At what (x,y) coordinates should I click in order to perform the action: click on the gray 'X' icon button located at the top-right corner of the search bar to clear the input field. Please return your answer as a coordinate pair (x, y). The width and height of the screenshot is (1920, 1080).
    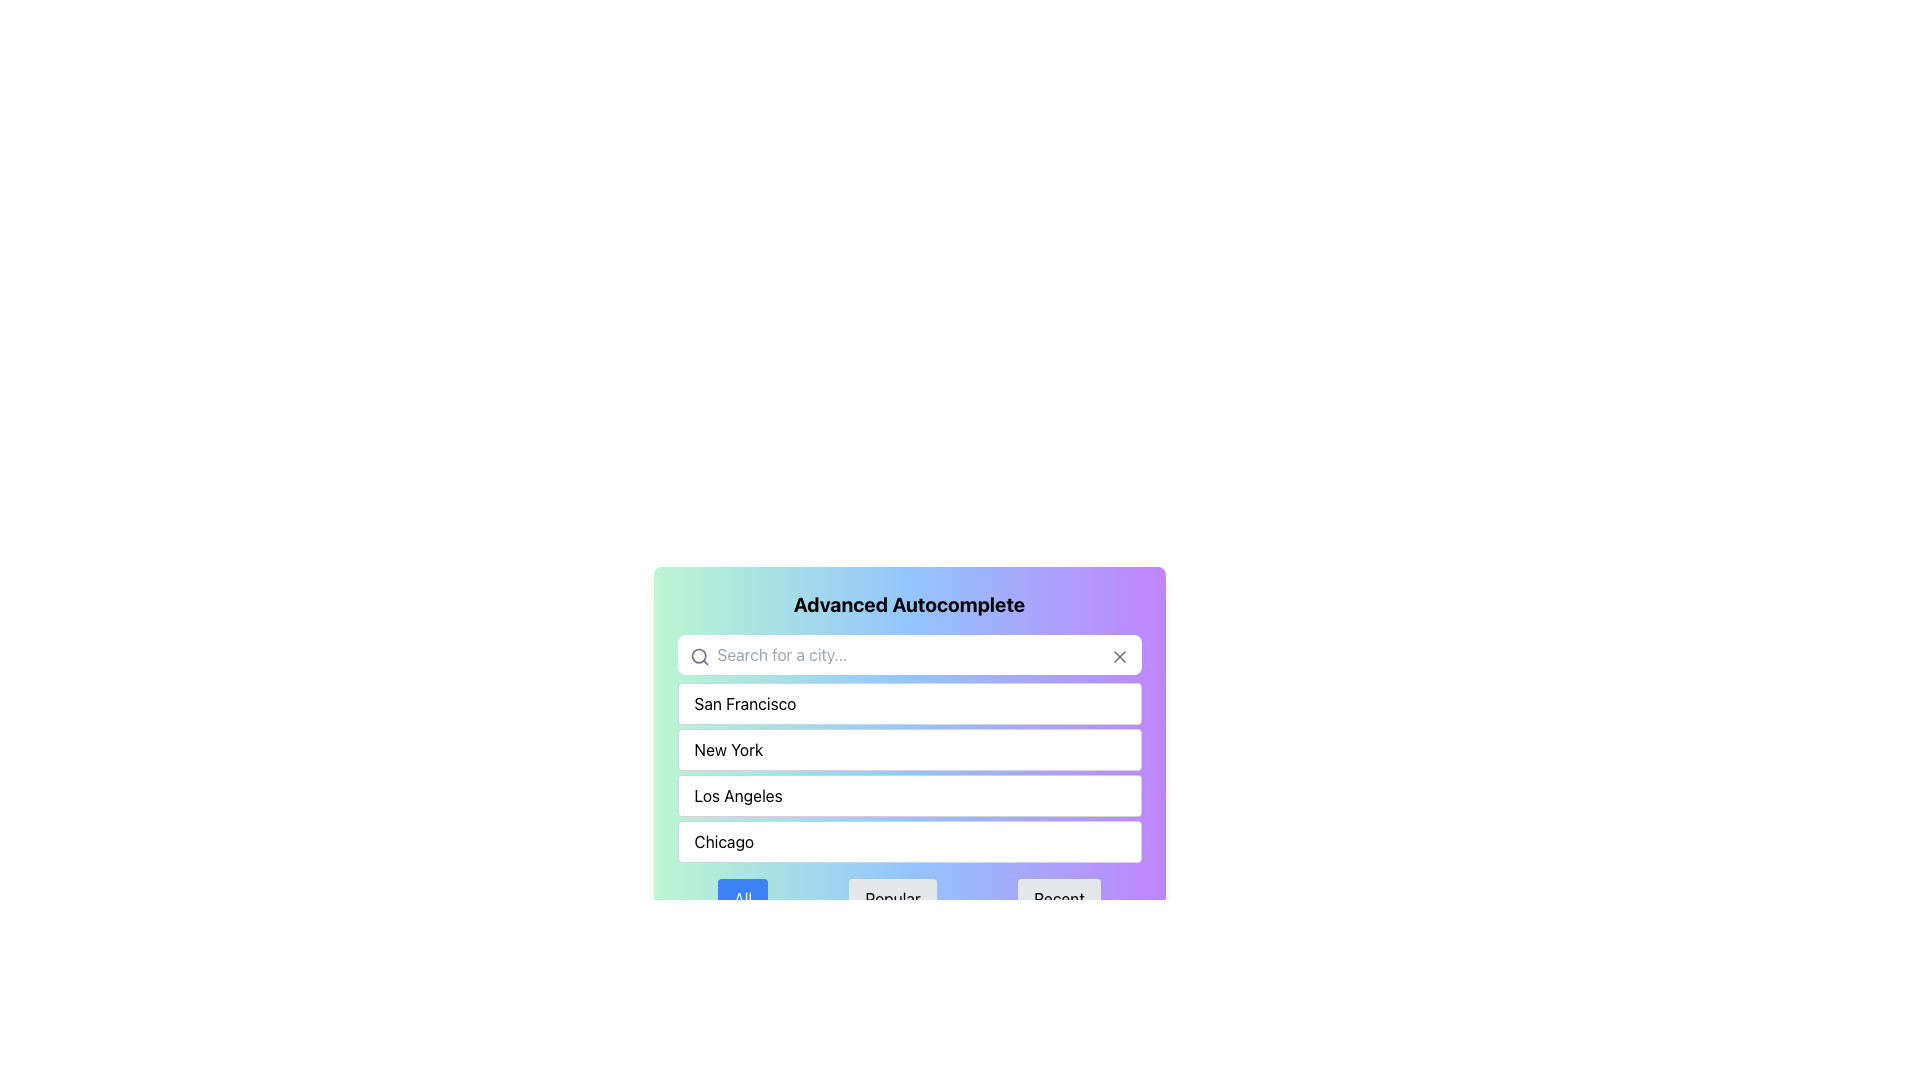
    Looking at the image, I should click on (1118, 656).